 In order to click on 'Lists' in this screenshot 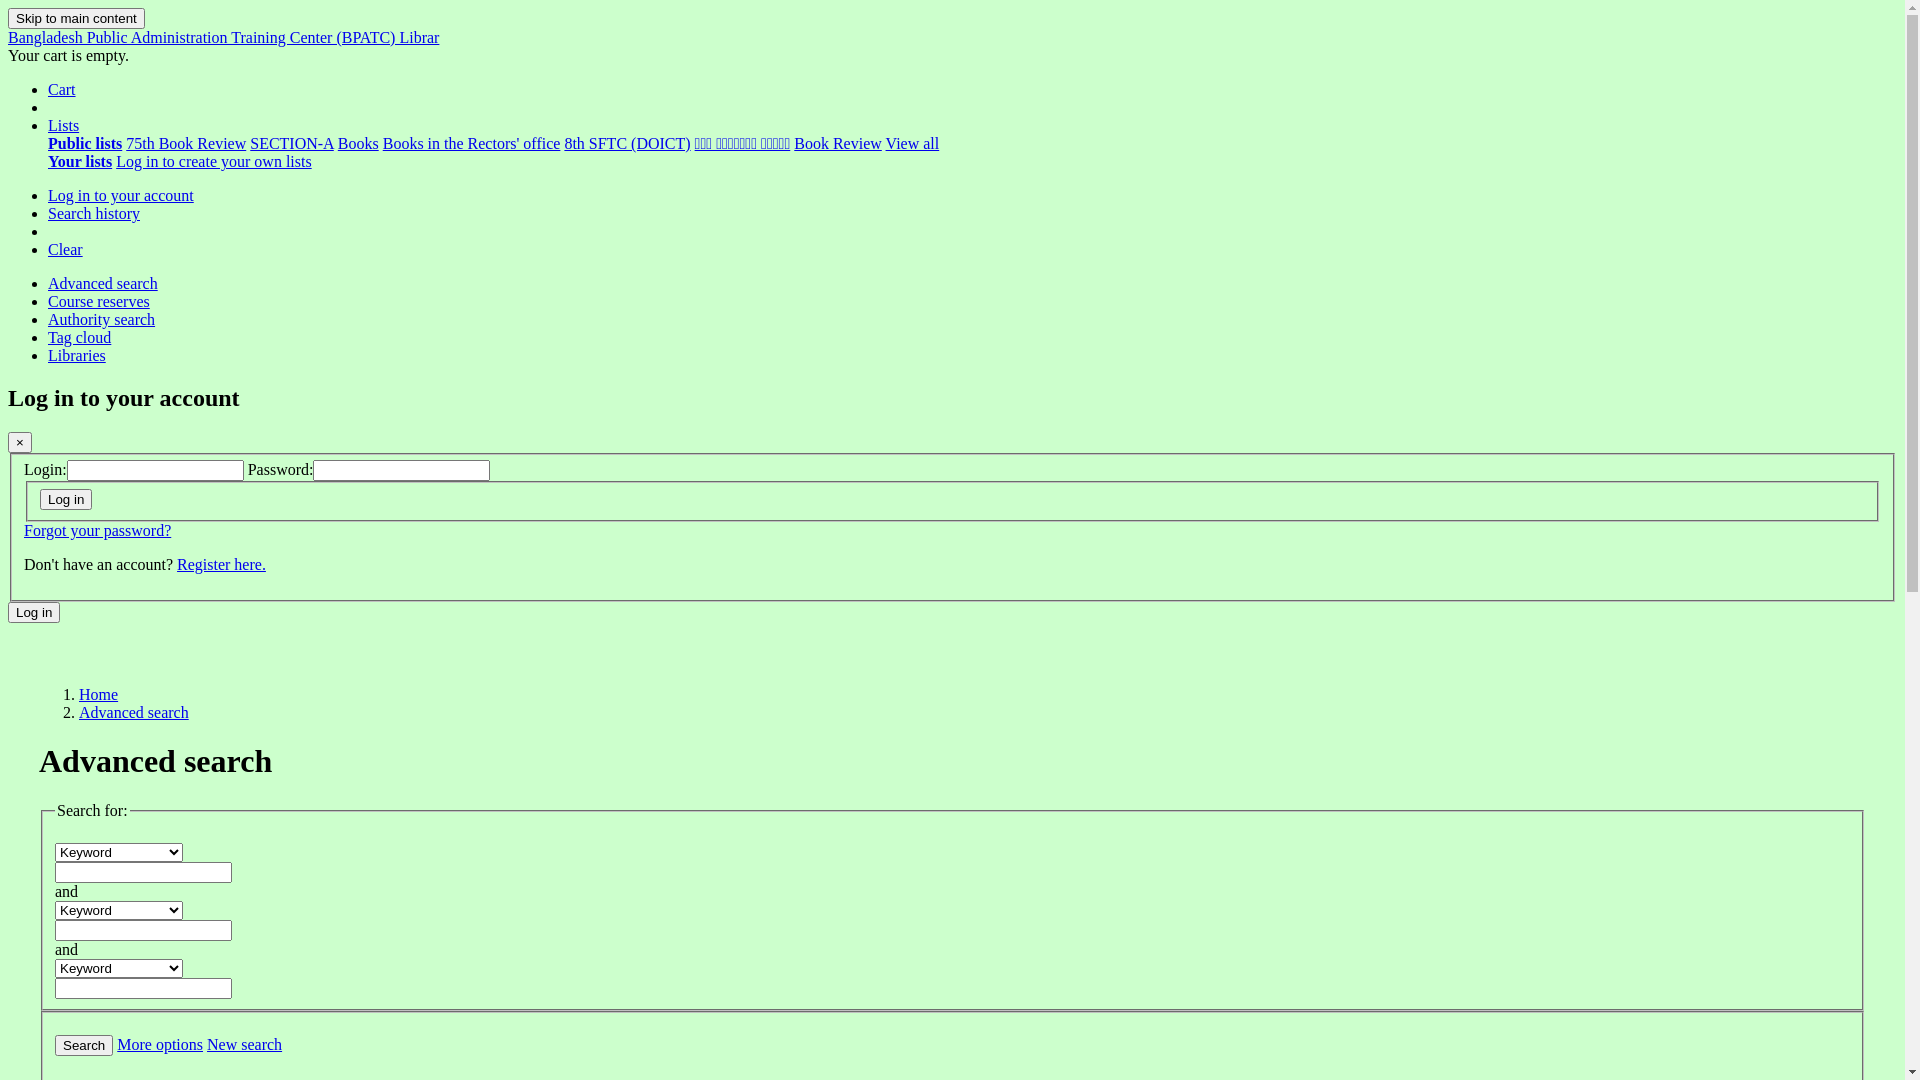, I will do `click(63, 125)`.